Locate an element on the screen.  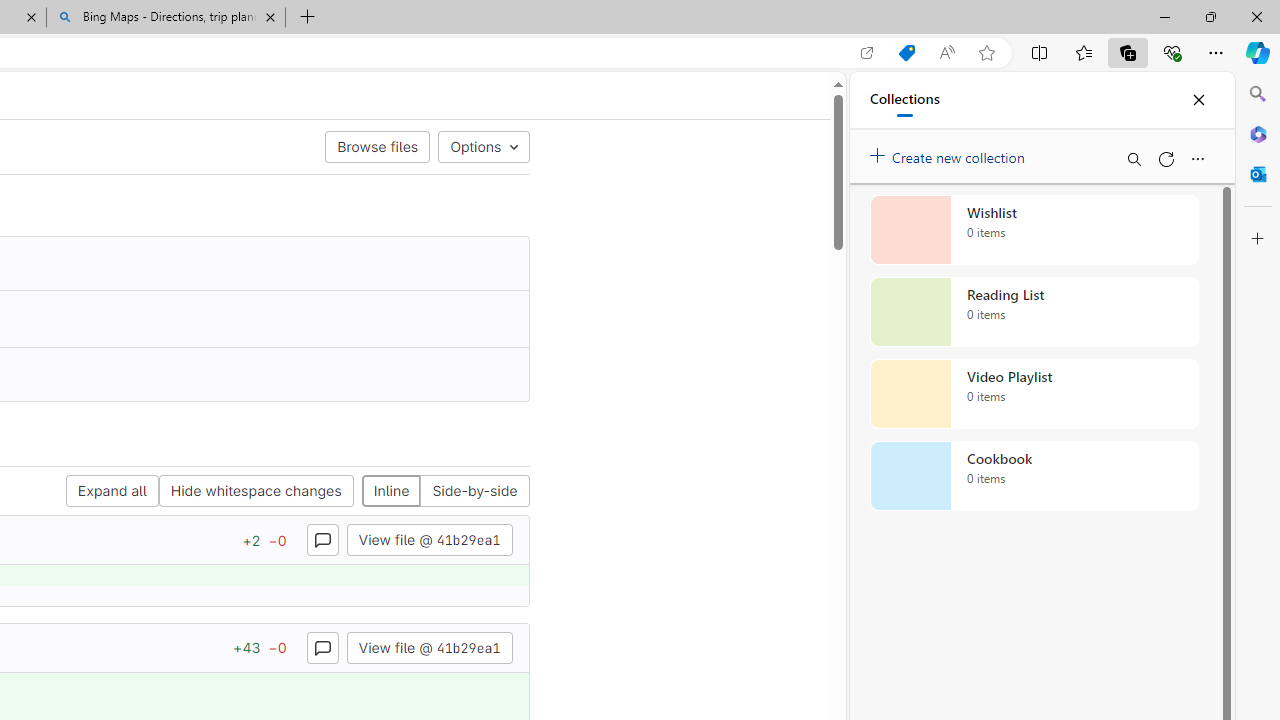
'Toggle comments for this file' is located at coordinates (322, 647).